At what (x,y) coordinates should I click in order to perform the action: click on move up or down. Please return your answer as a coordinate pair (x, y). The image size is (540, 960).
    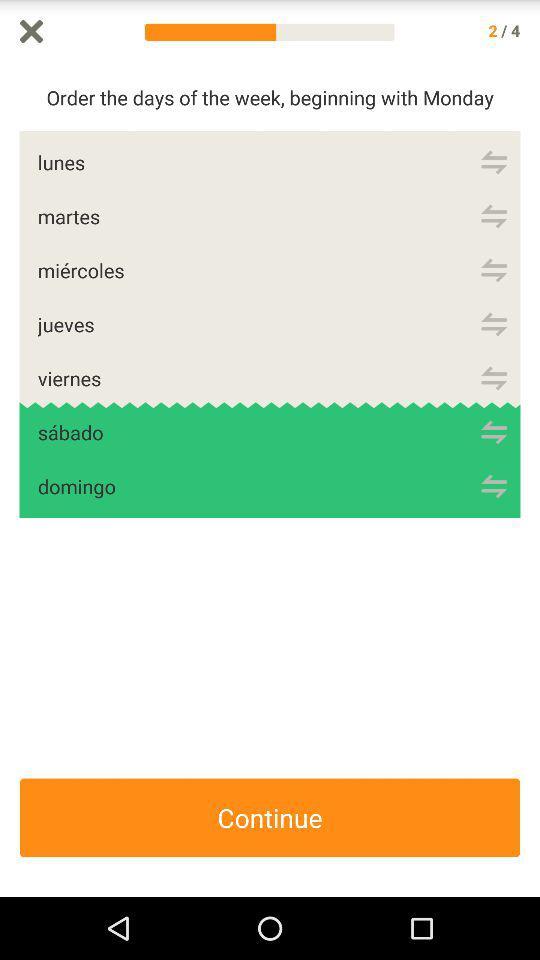
    Looking at the image, I should click on (493, 269).